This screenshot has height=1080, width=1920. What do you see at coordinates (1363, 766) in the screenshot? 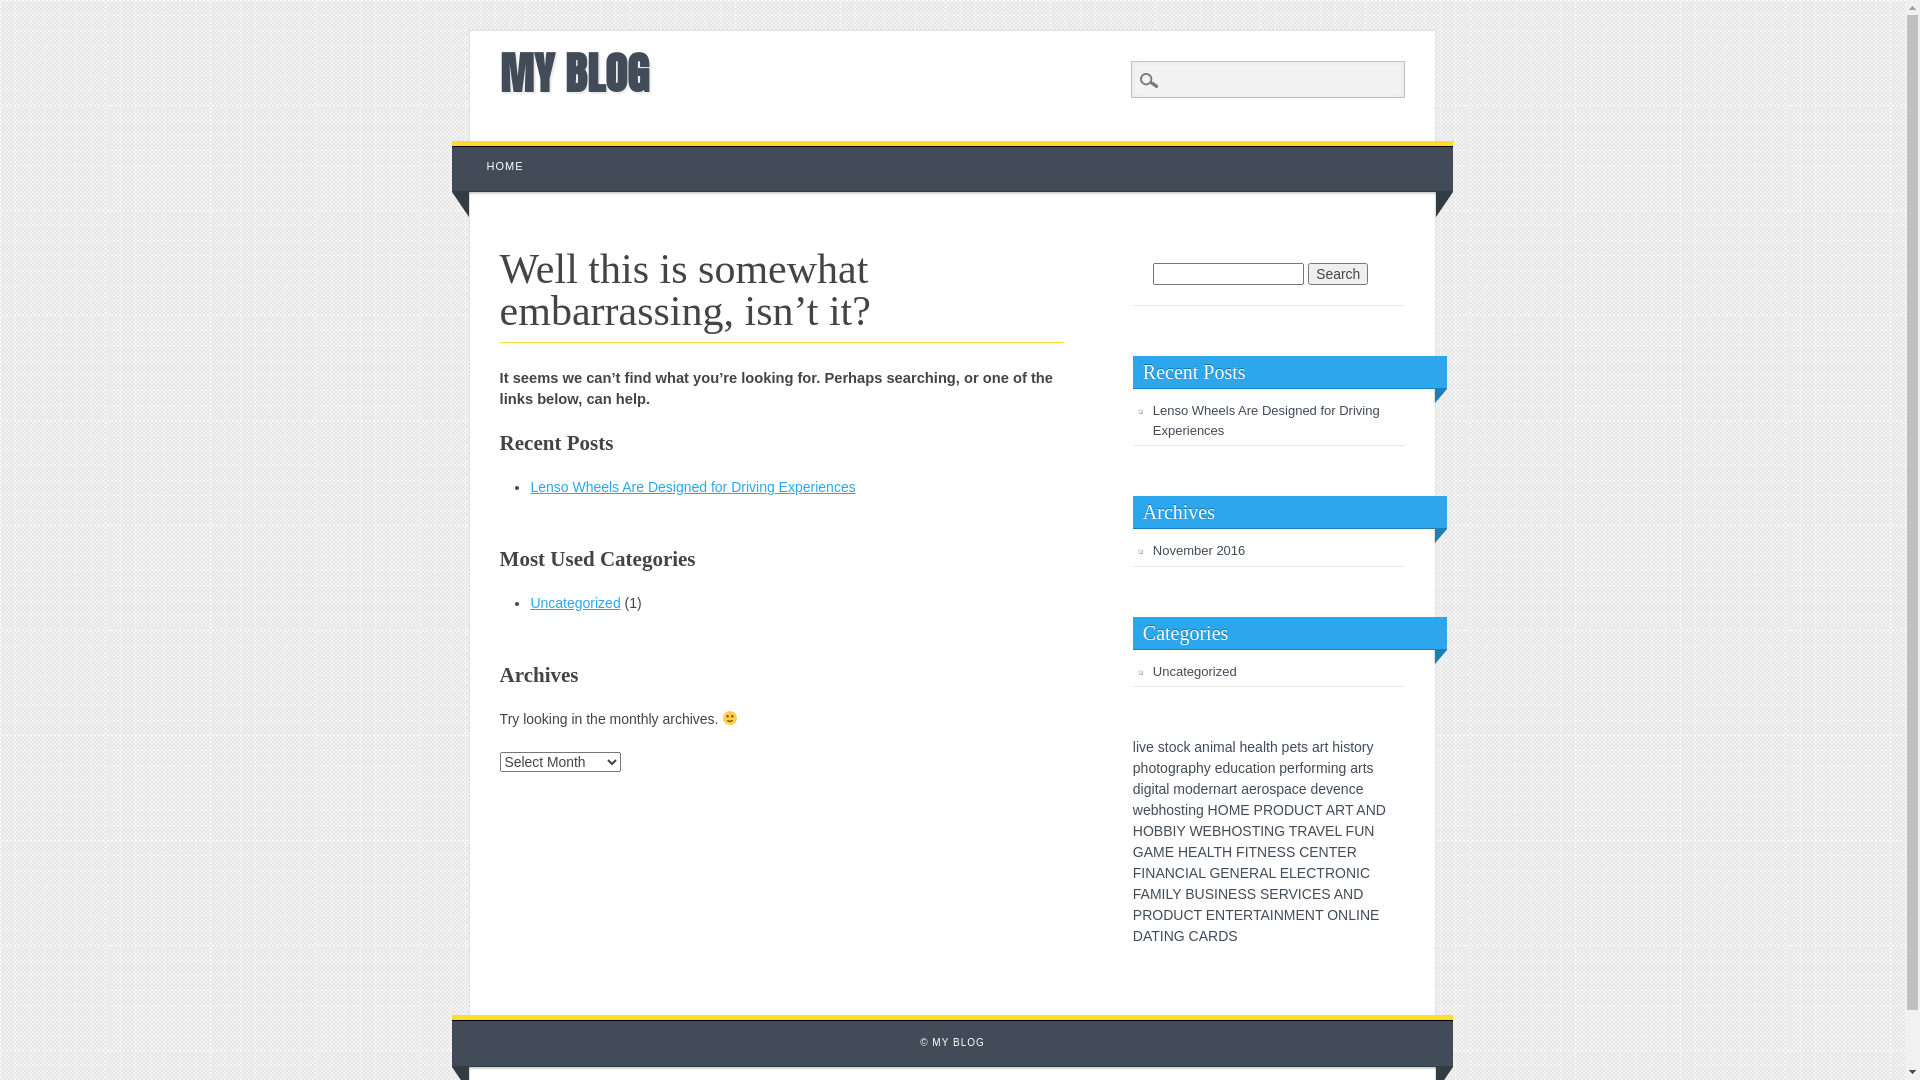
I see `'t'` at bounding box center [1363, 766].